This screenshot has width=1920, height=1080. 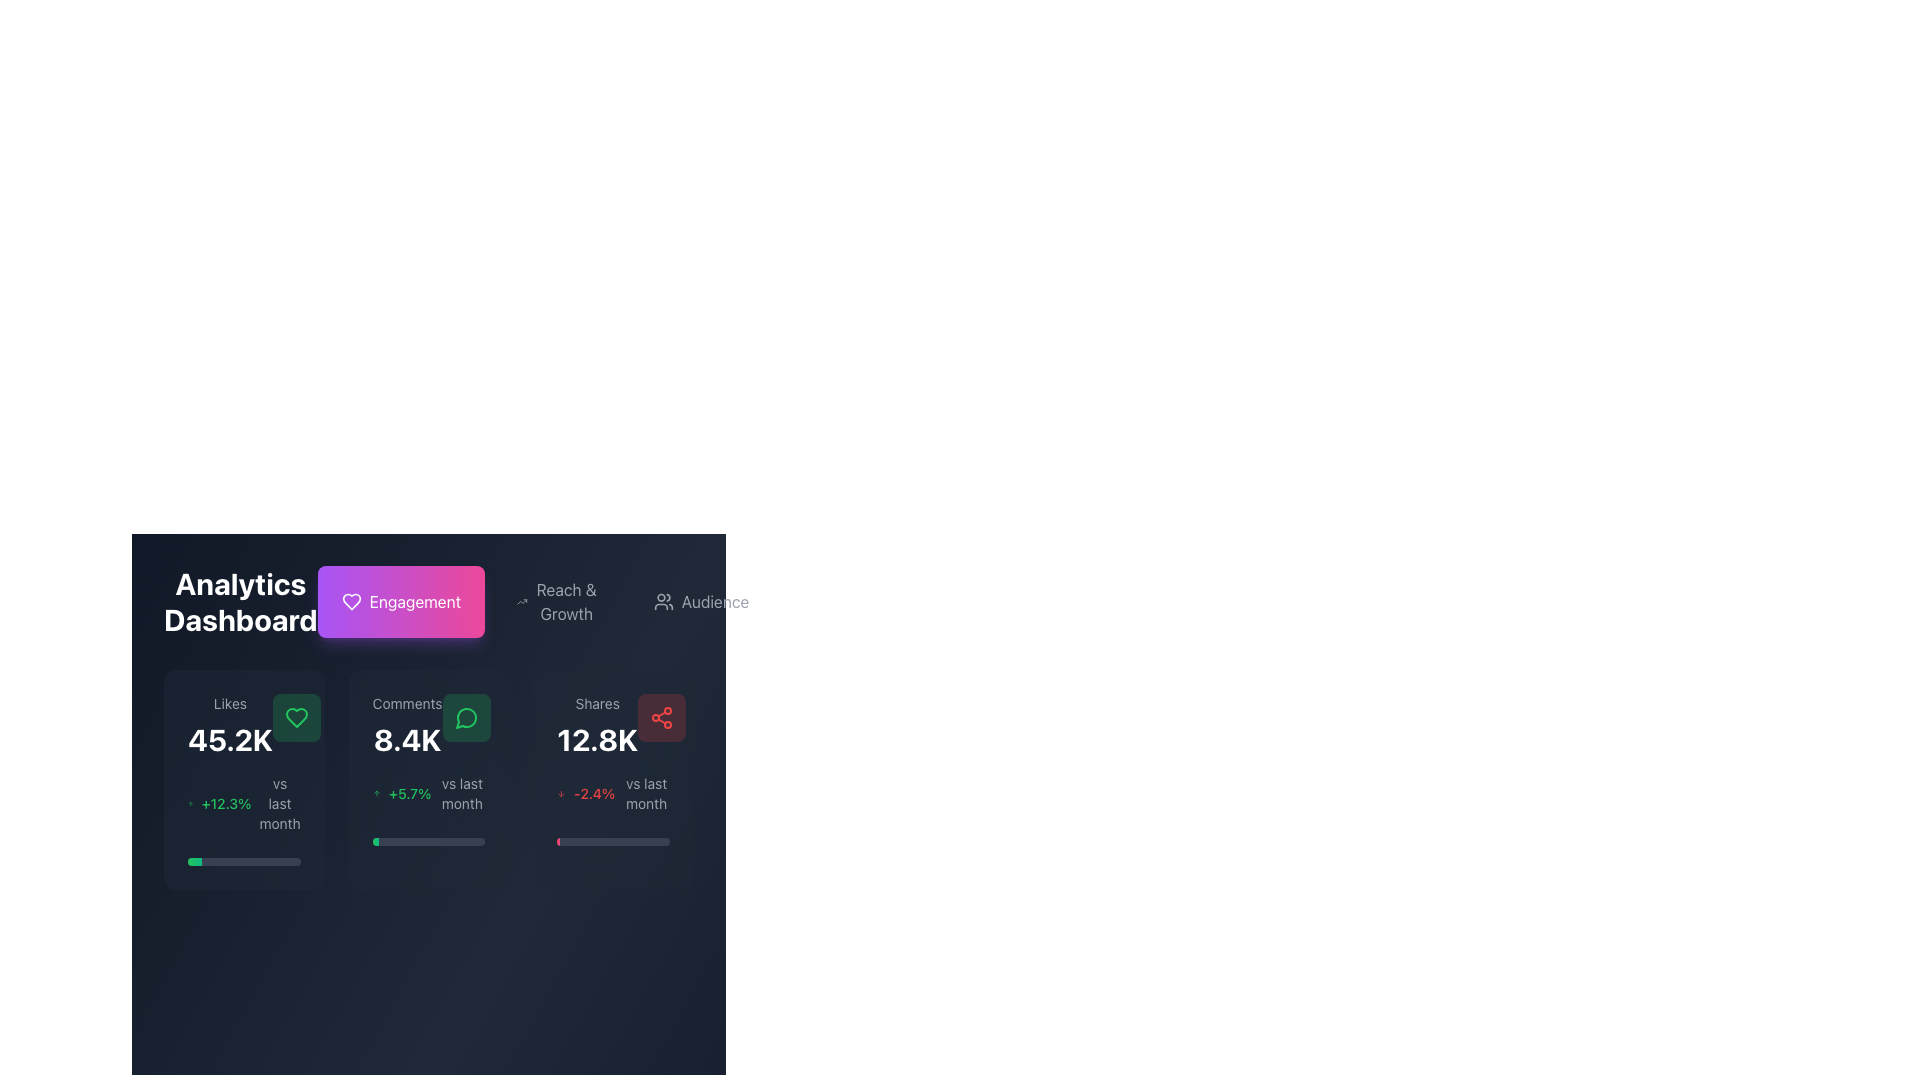 What do you see at coordinates (427, 600) in the screenshot?
I see `the 'Engagement' button on the Interactive menu bar` at bounding box center [427, 600].